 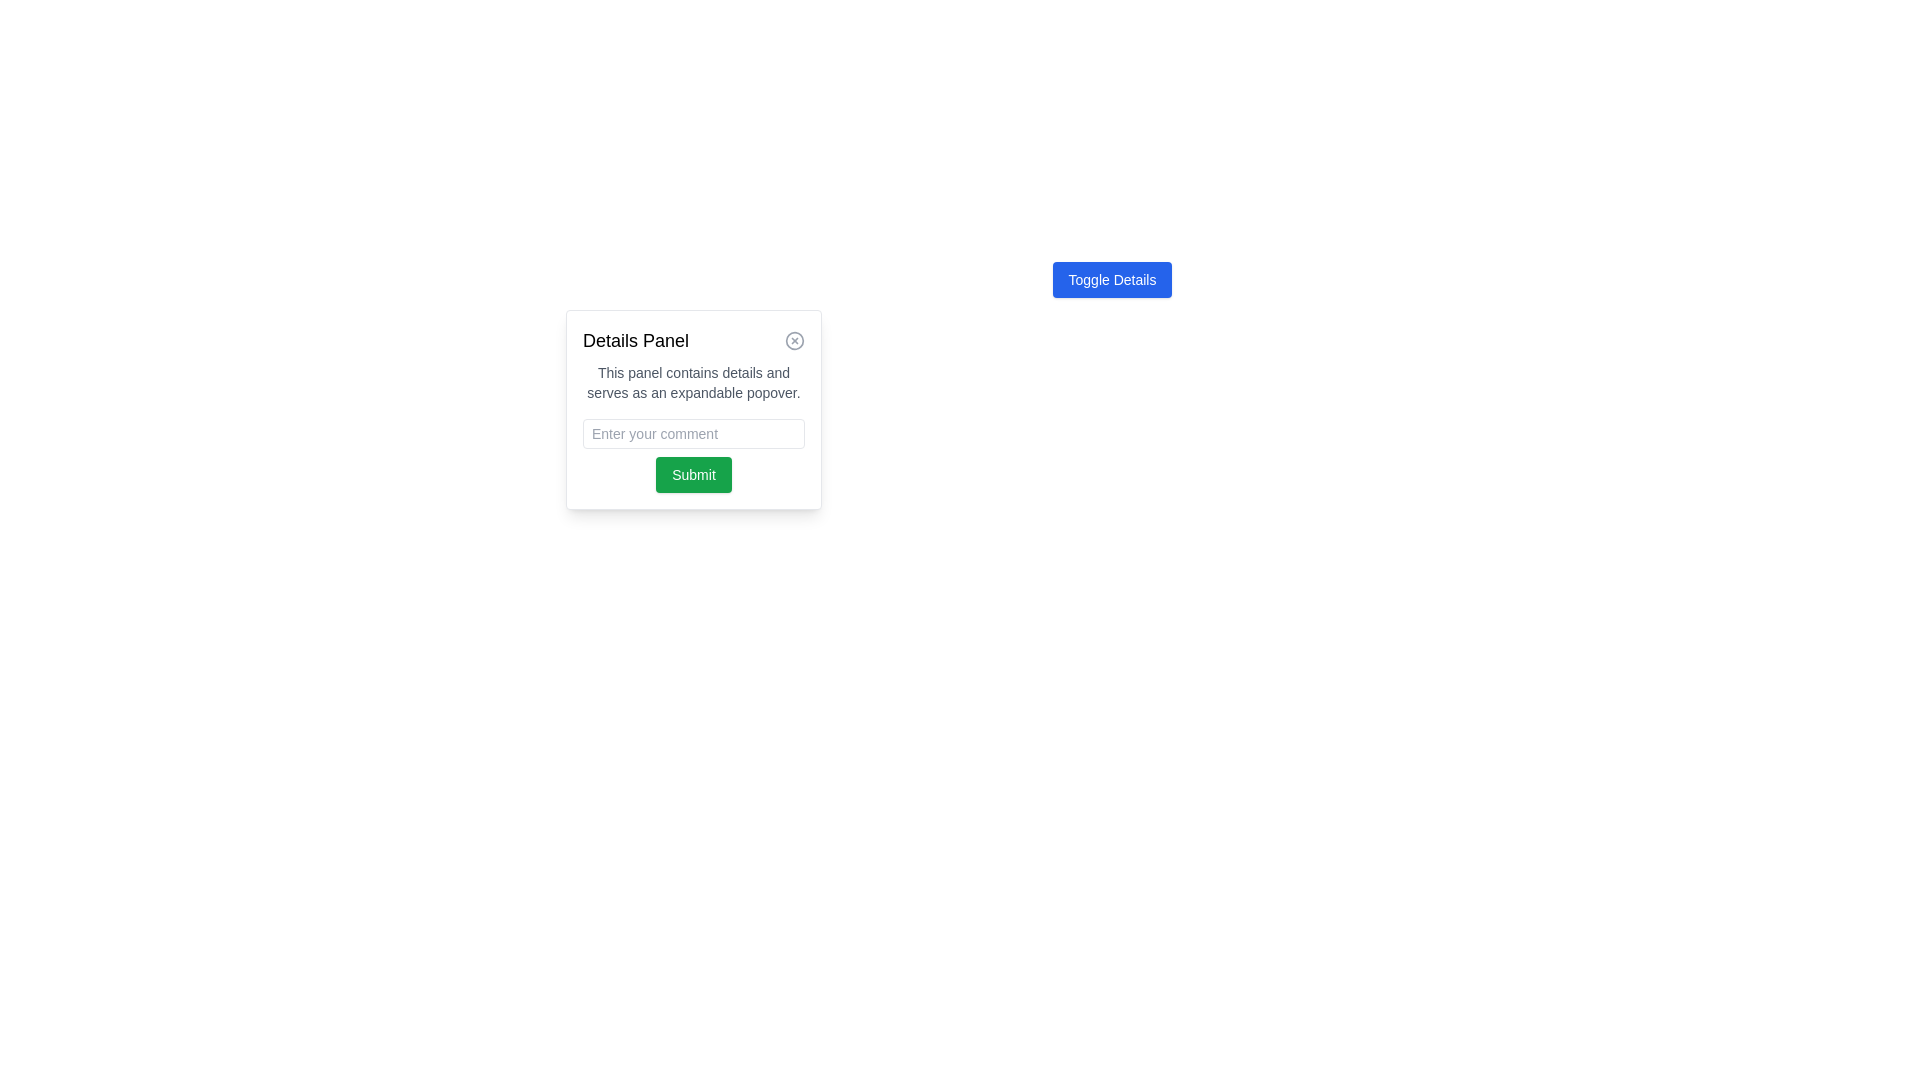 What do you see at coordinates (1111, 280) in the screenshot?
I see `the 'Toggle Details' button, which has a blue background and white text` at bounding box center [1111, 280].